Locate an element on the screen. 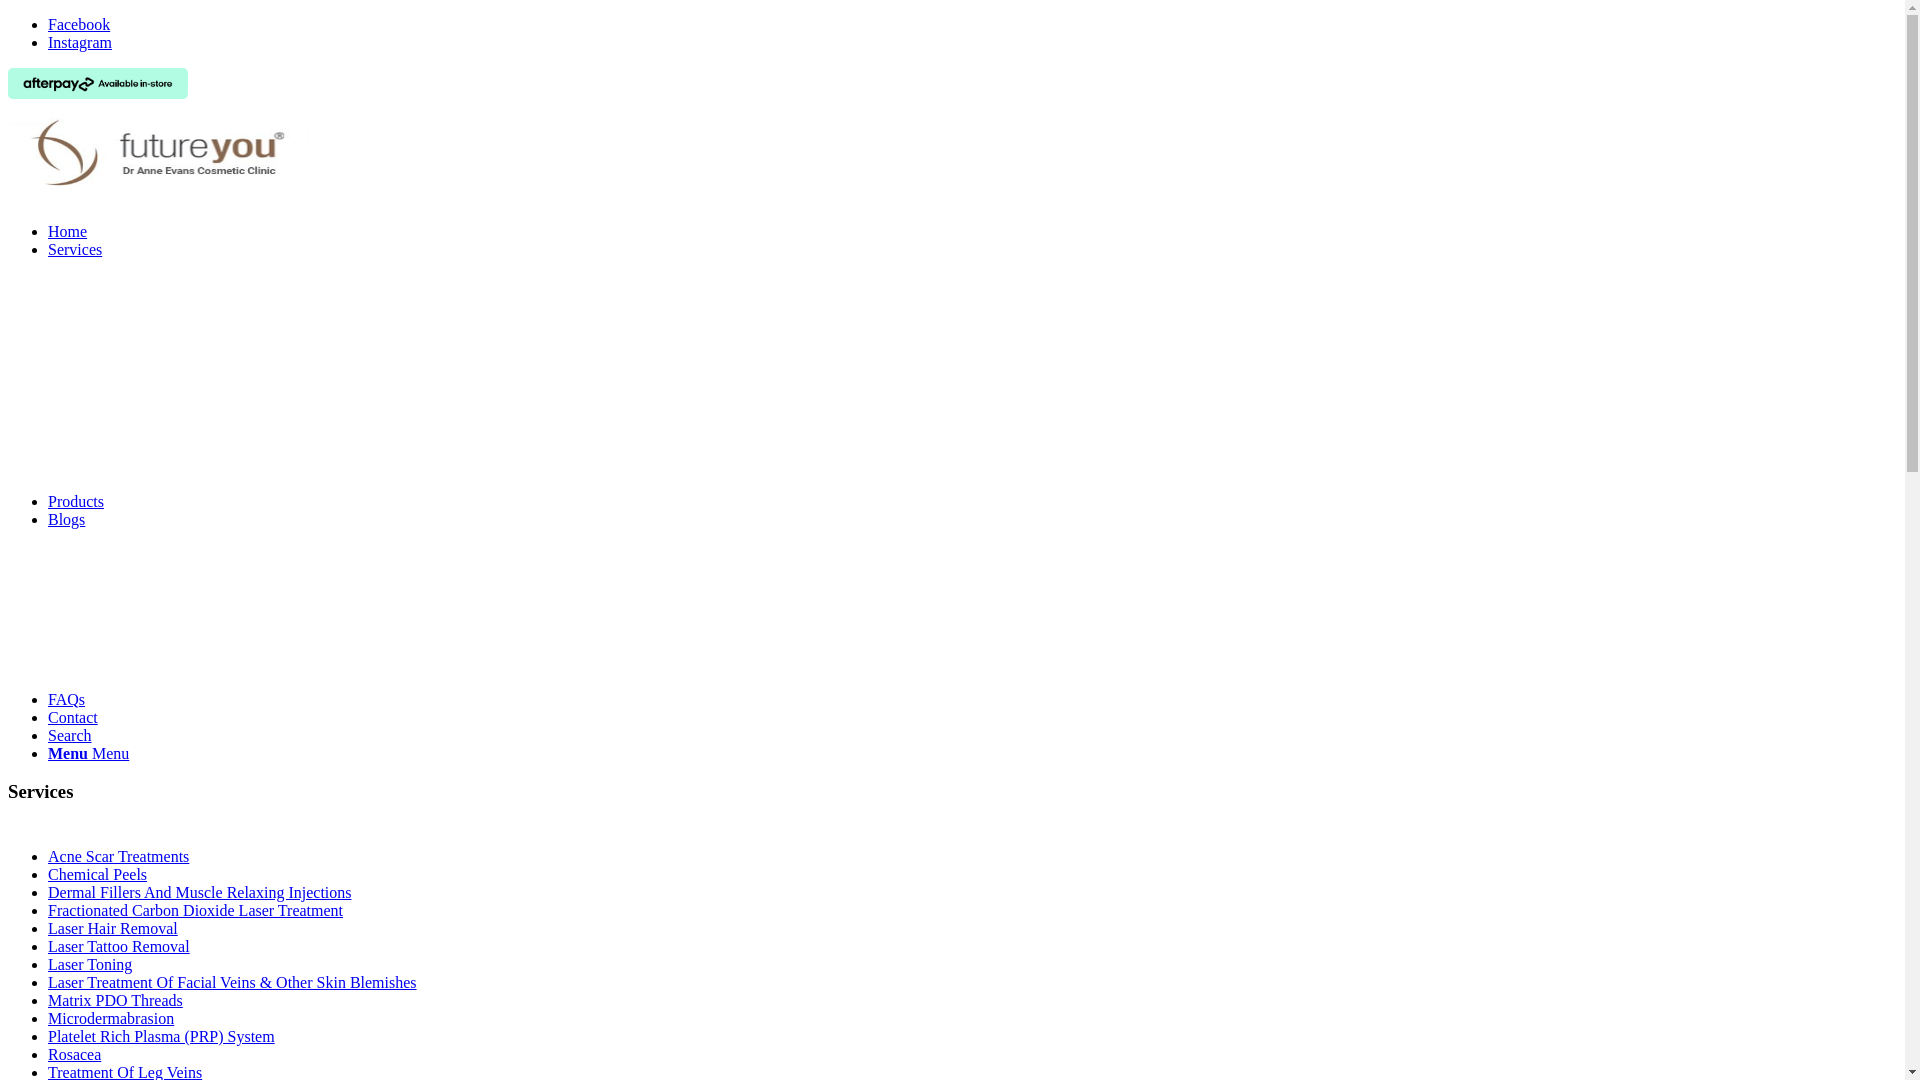 This screenshot has height=1080, width=1920. 'Microdermabrasion' is located at coordinates (48, 1018).